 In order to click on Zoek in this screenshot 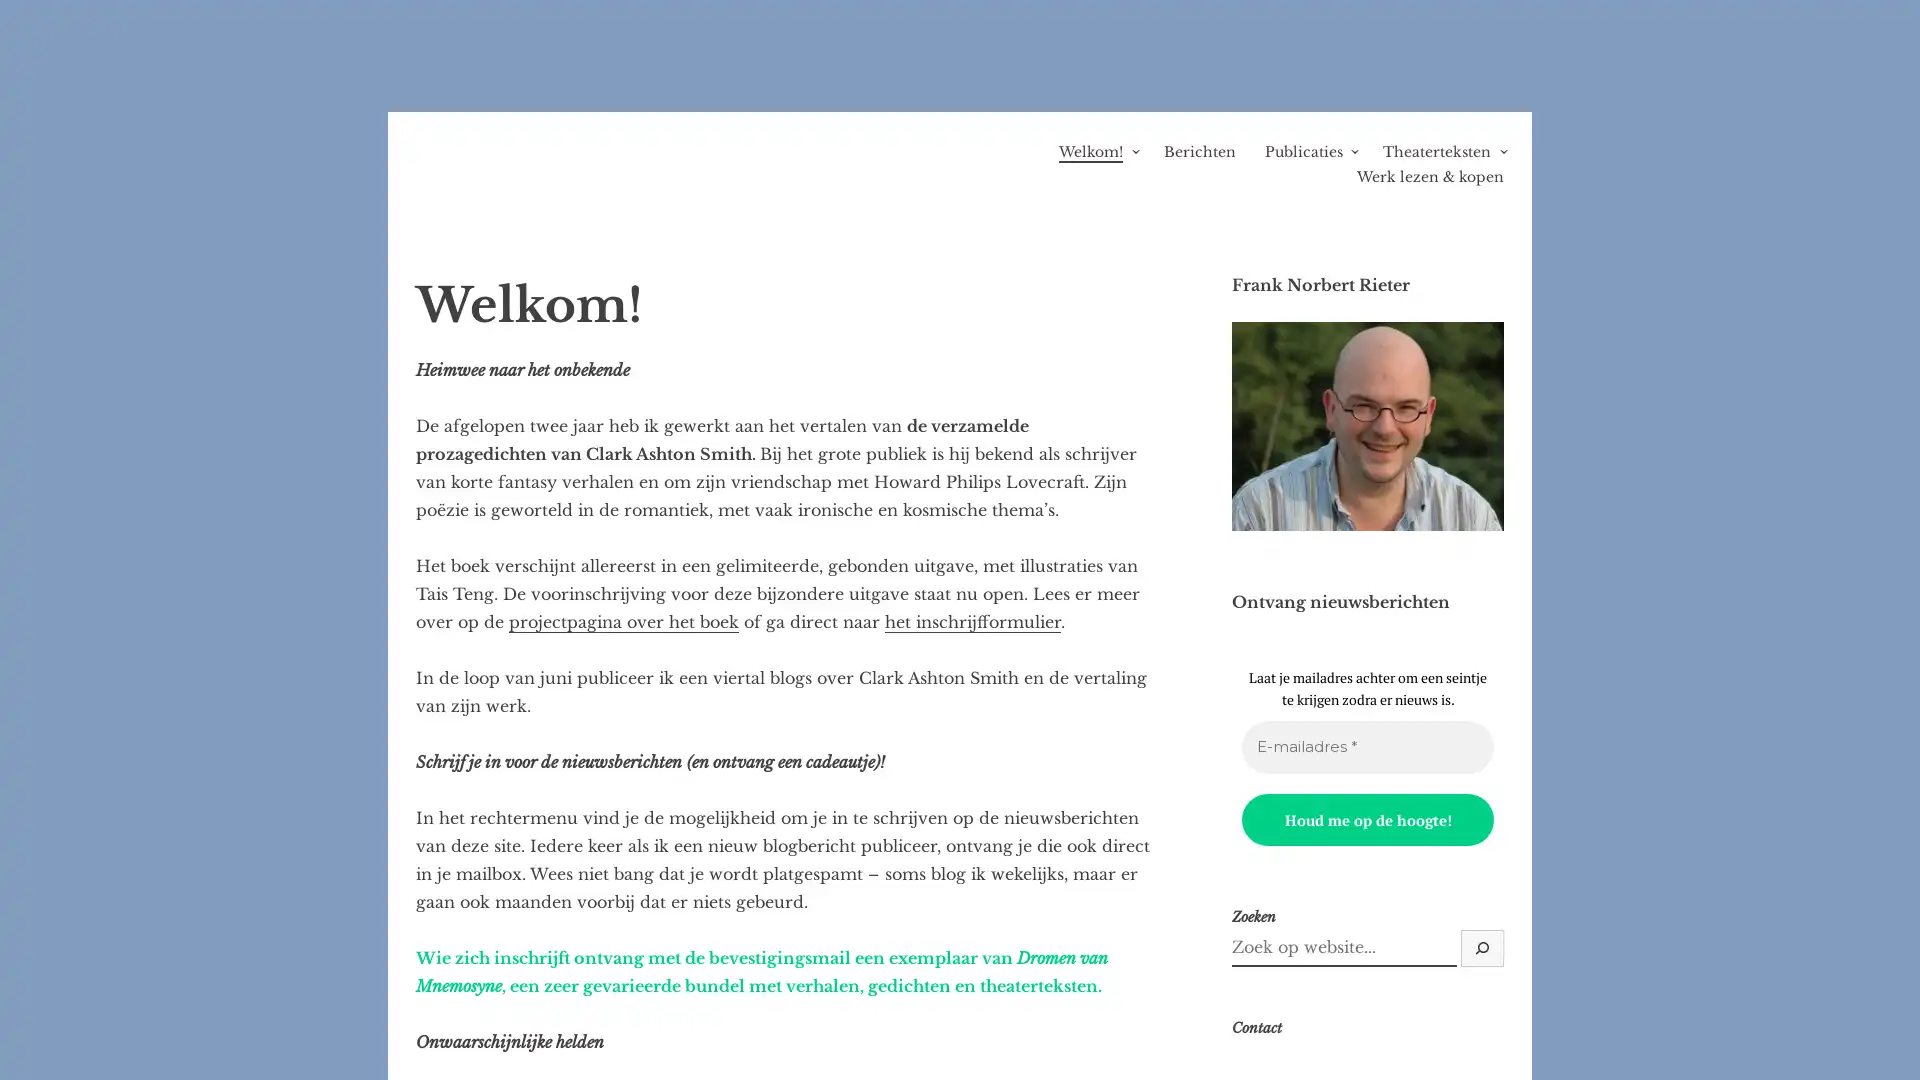, I will do `click(1482, 946)`.